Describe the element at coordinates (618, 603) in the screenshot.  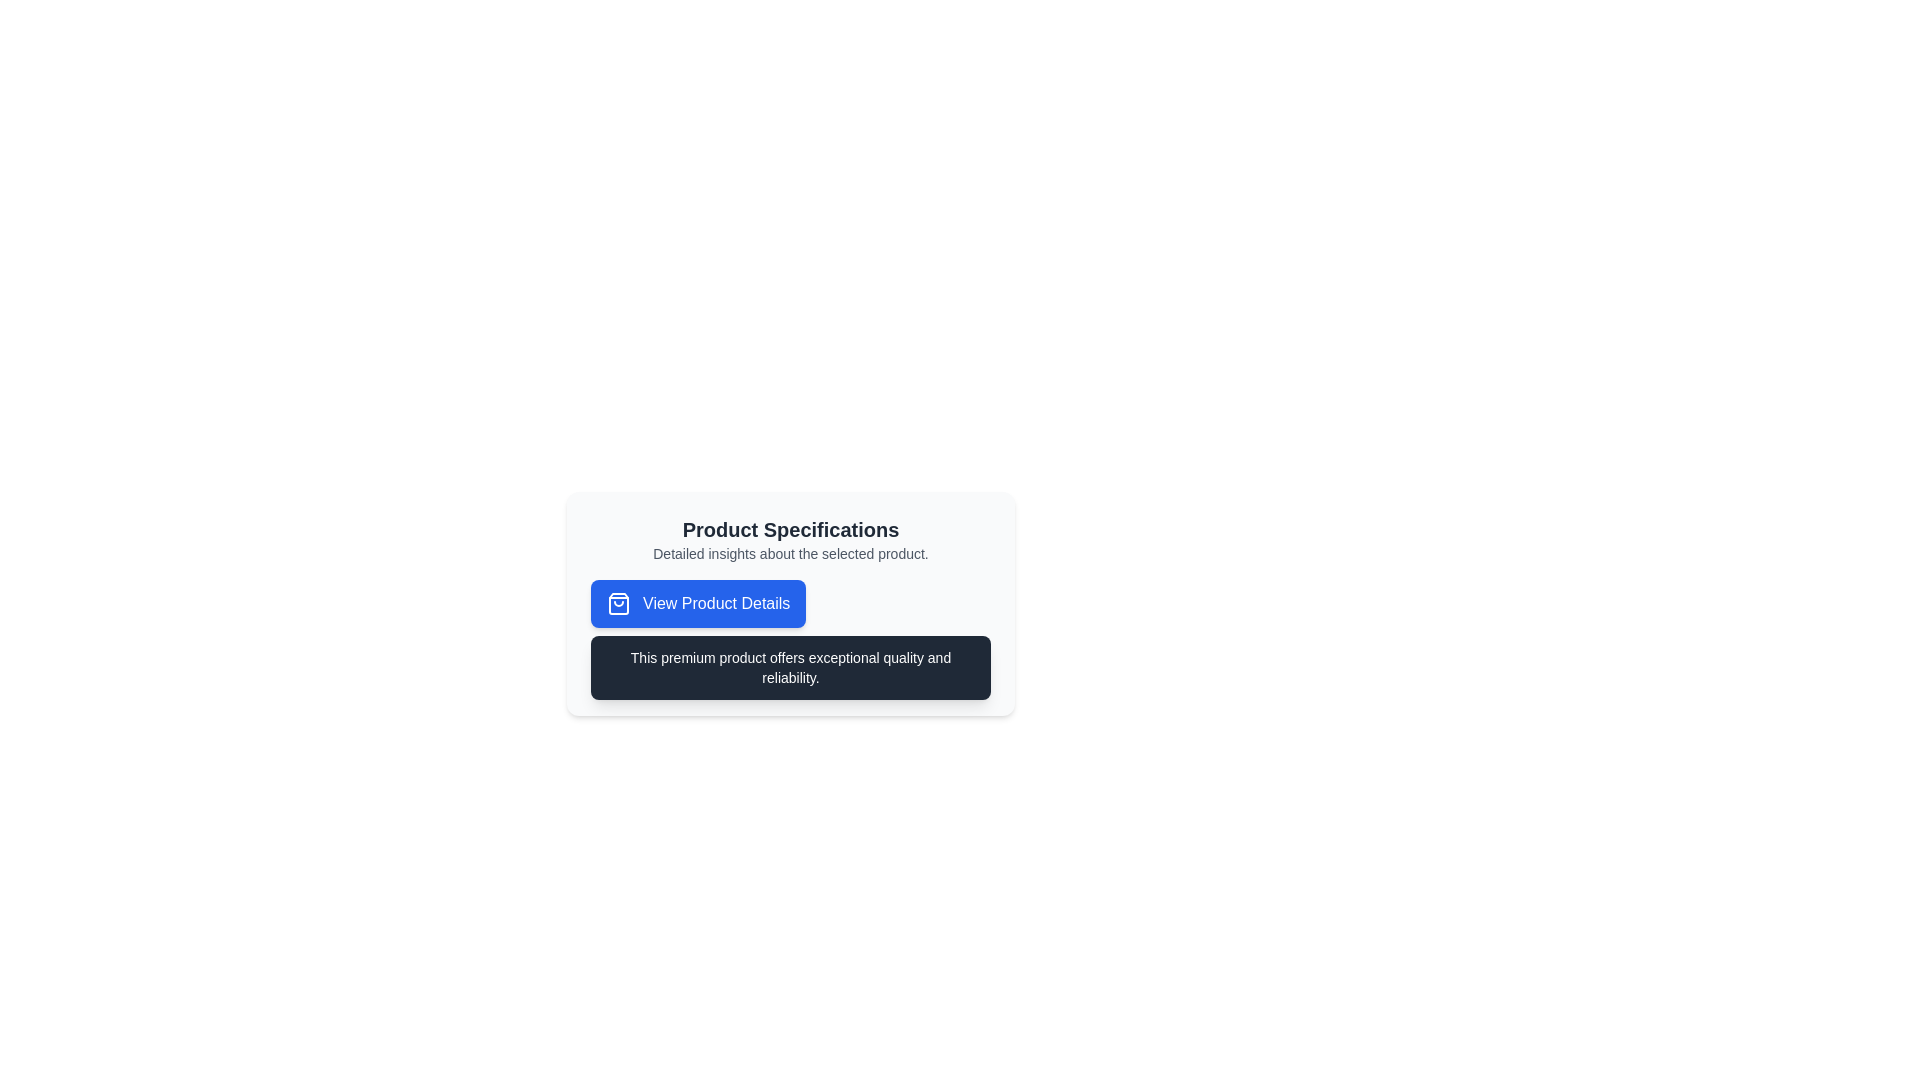
I see `the icon located to the left of the 'View Product Details' button, which indicates the purpose of browsing or viewing products` at that location.